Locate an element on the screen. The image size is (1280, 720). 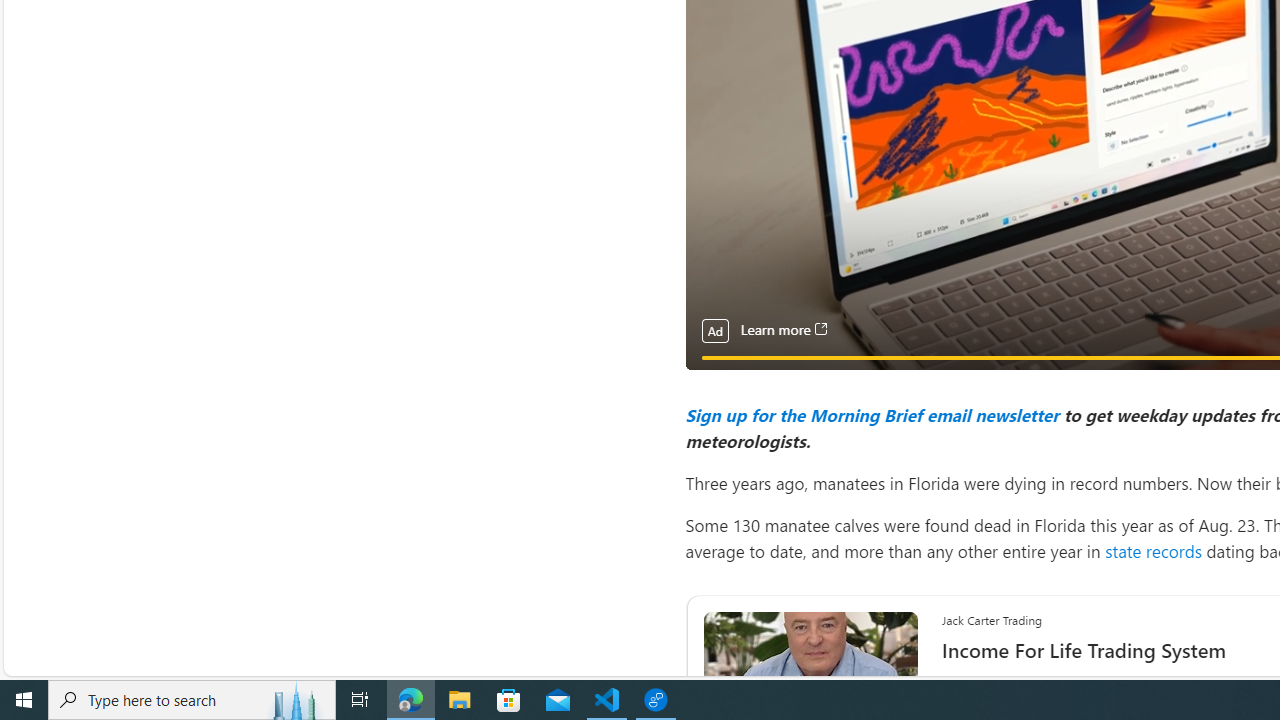
'Learn more' is located at coordinates (782, 329).